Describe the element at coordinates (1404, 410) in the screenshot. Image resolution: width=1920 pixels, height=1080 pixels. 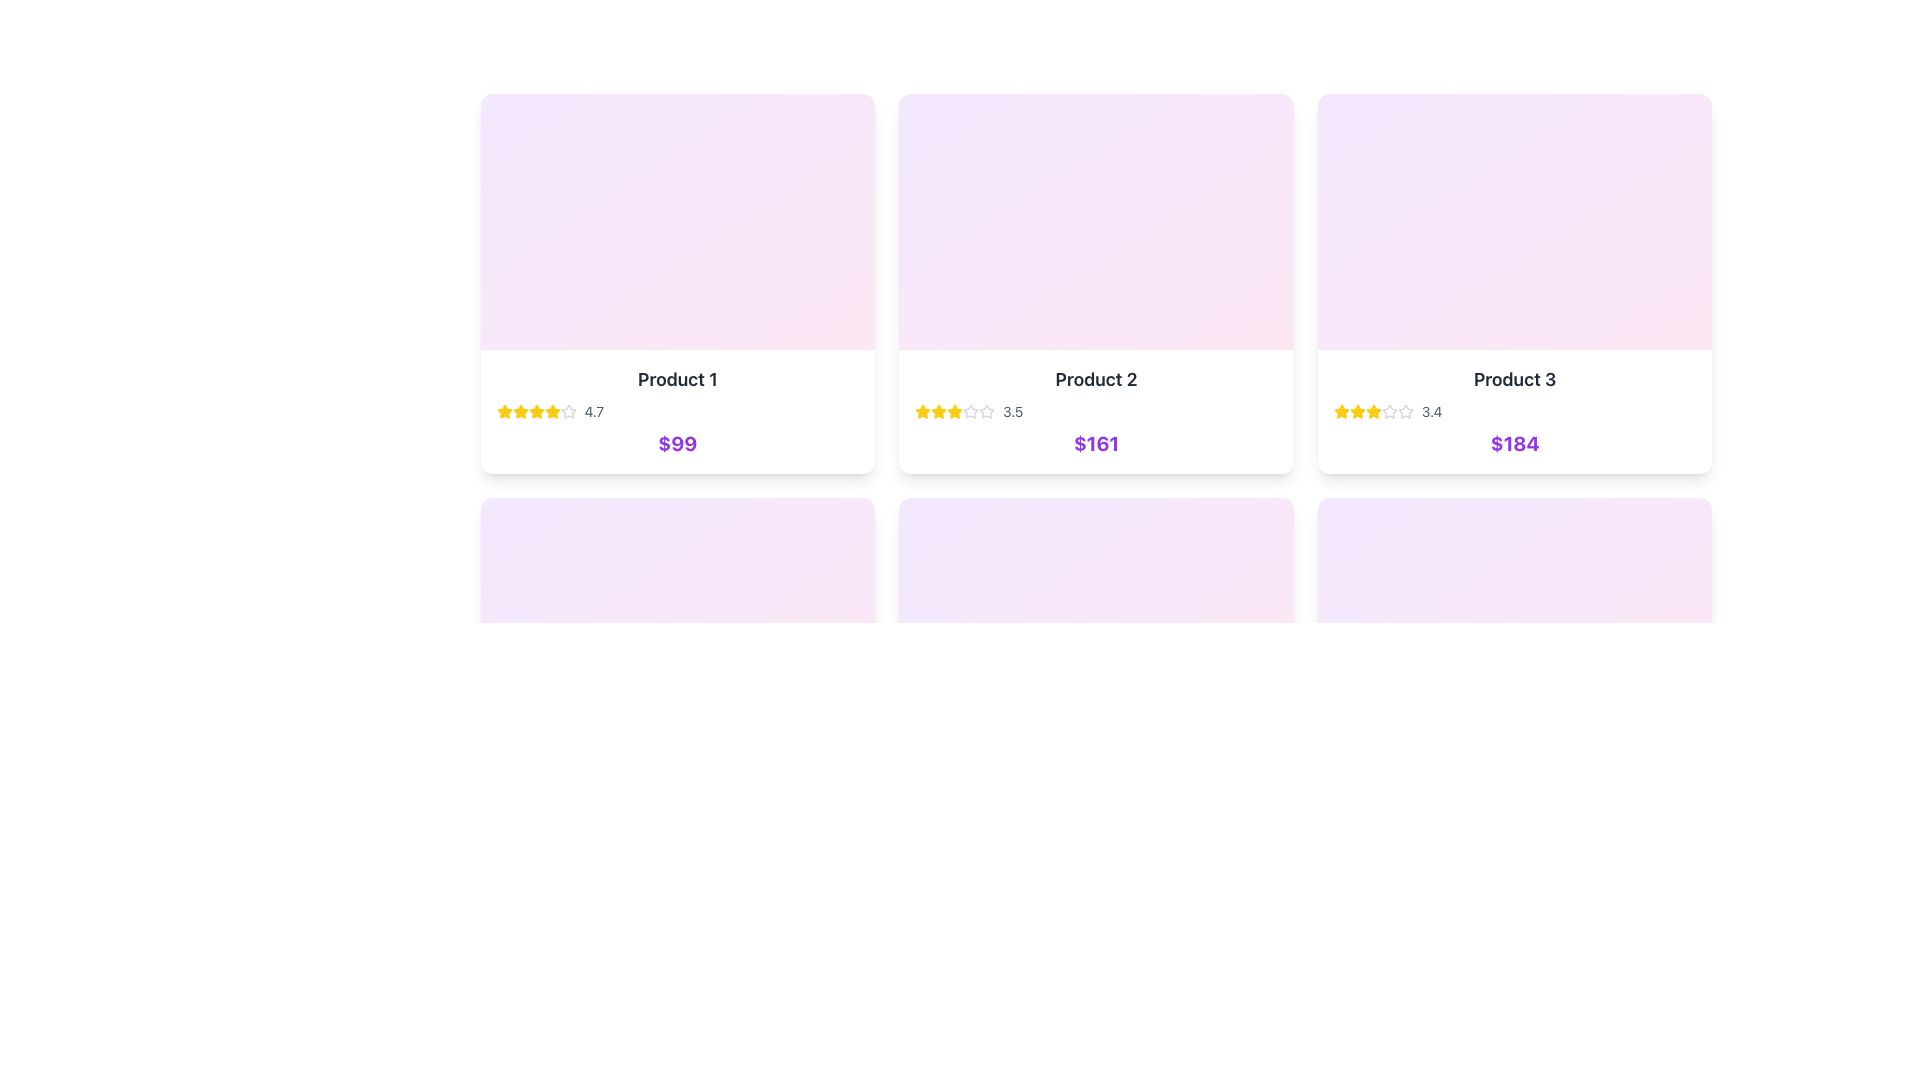
I see `the hollow star icon representing the second star in the 5-star rating system for 'Product 3' to alter the rating` at that location.